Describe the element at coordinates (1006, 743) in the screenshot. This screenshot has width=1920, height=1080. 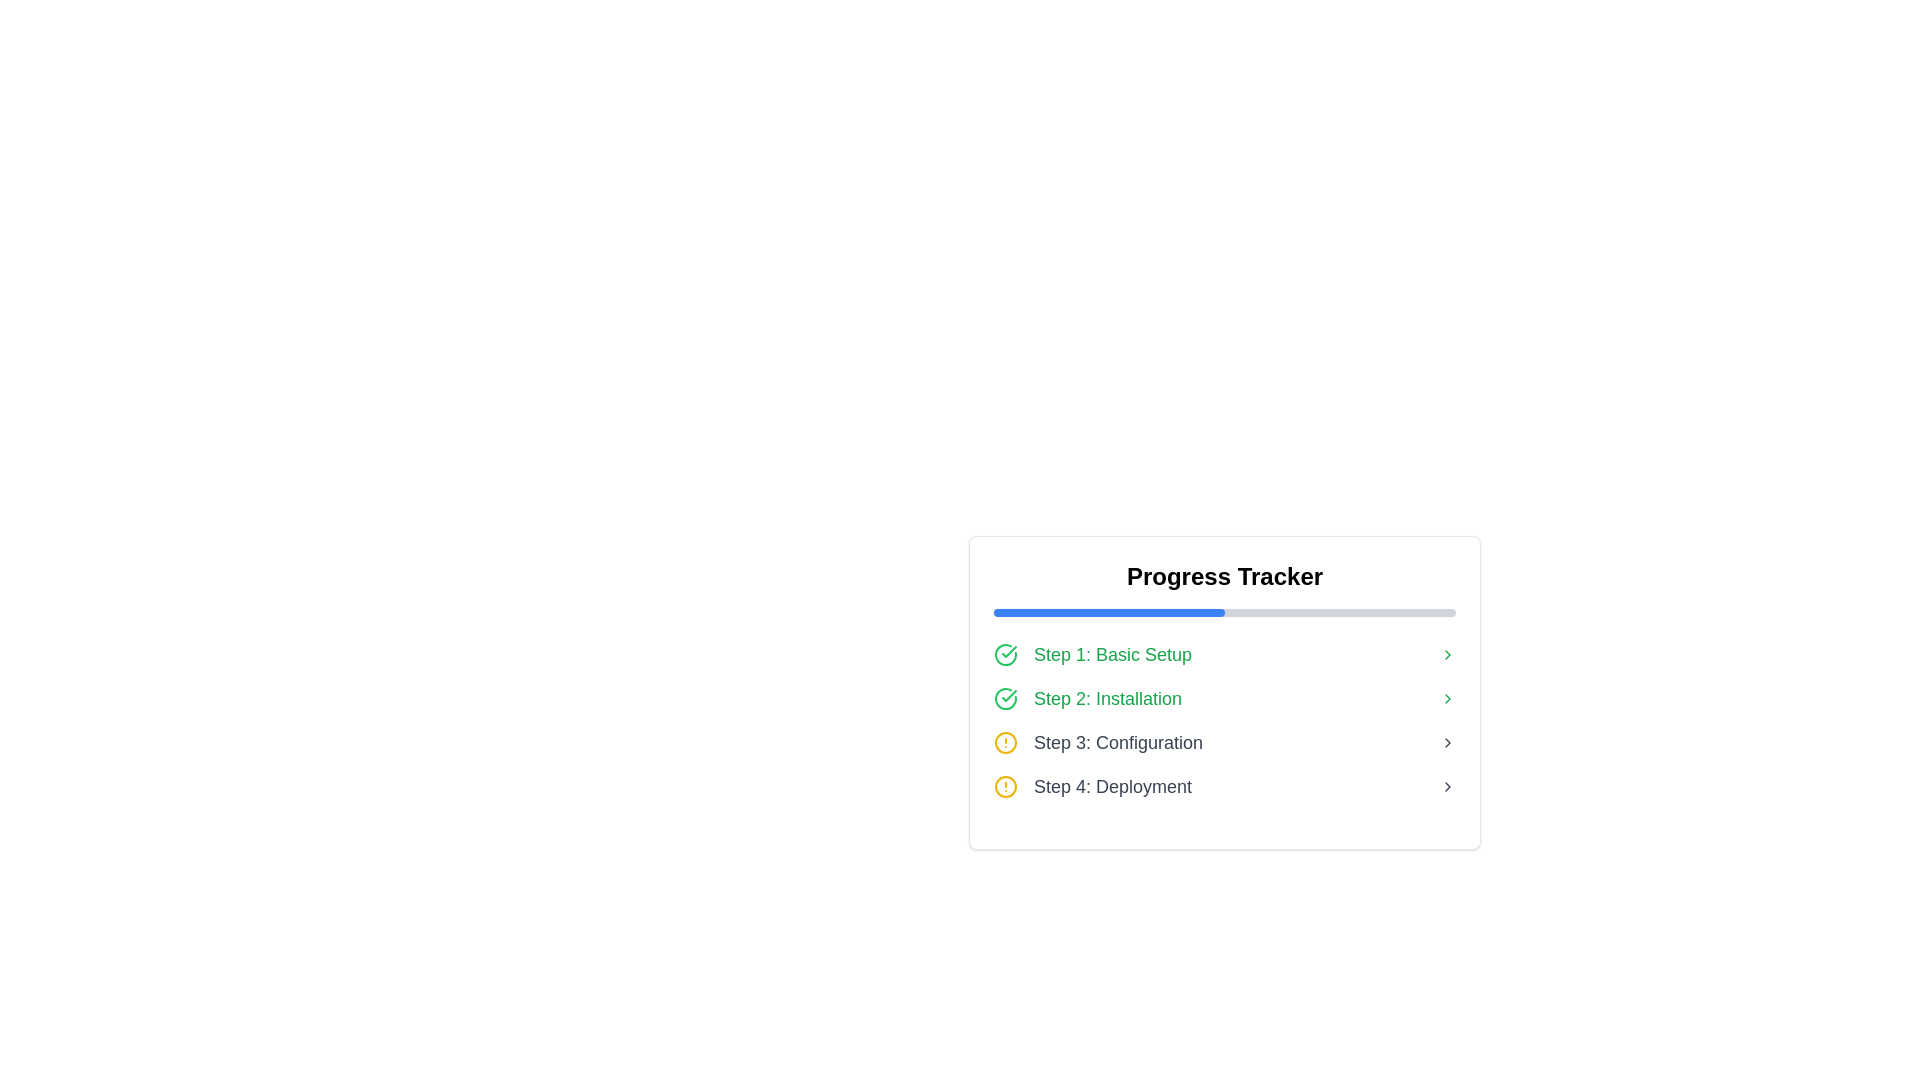
I see `the yellow circular icon indicating the status of 'Step 3: Configuration' in the progress tracker` at that location.